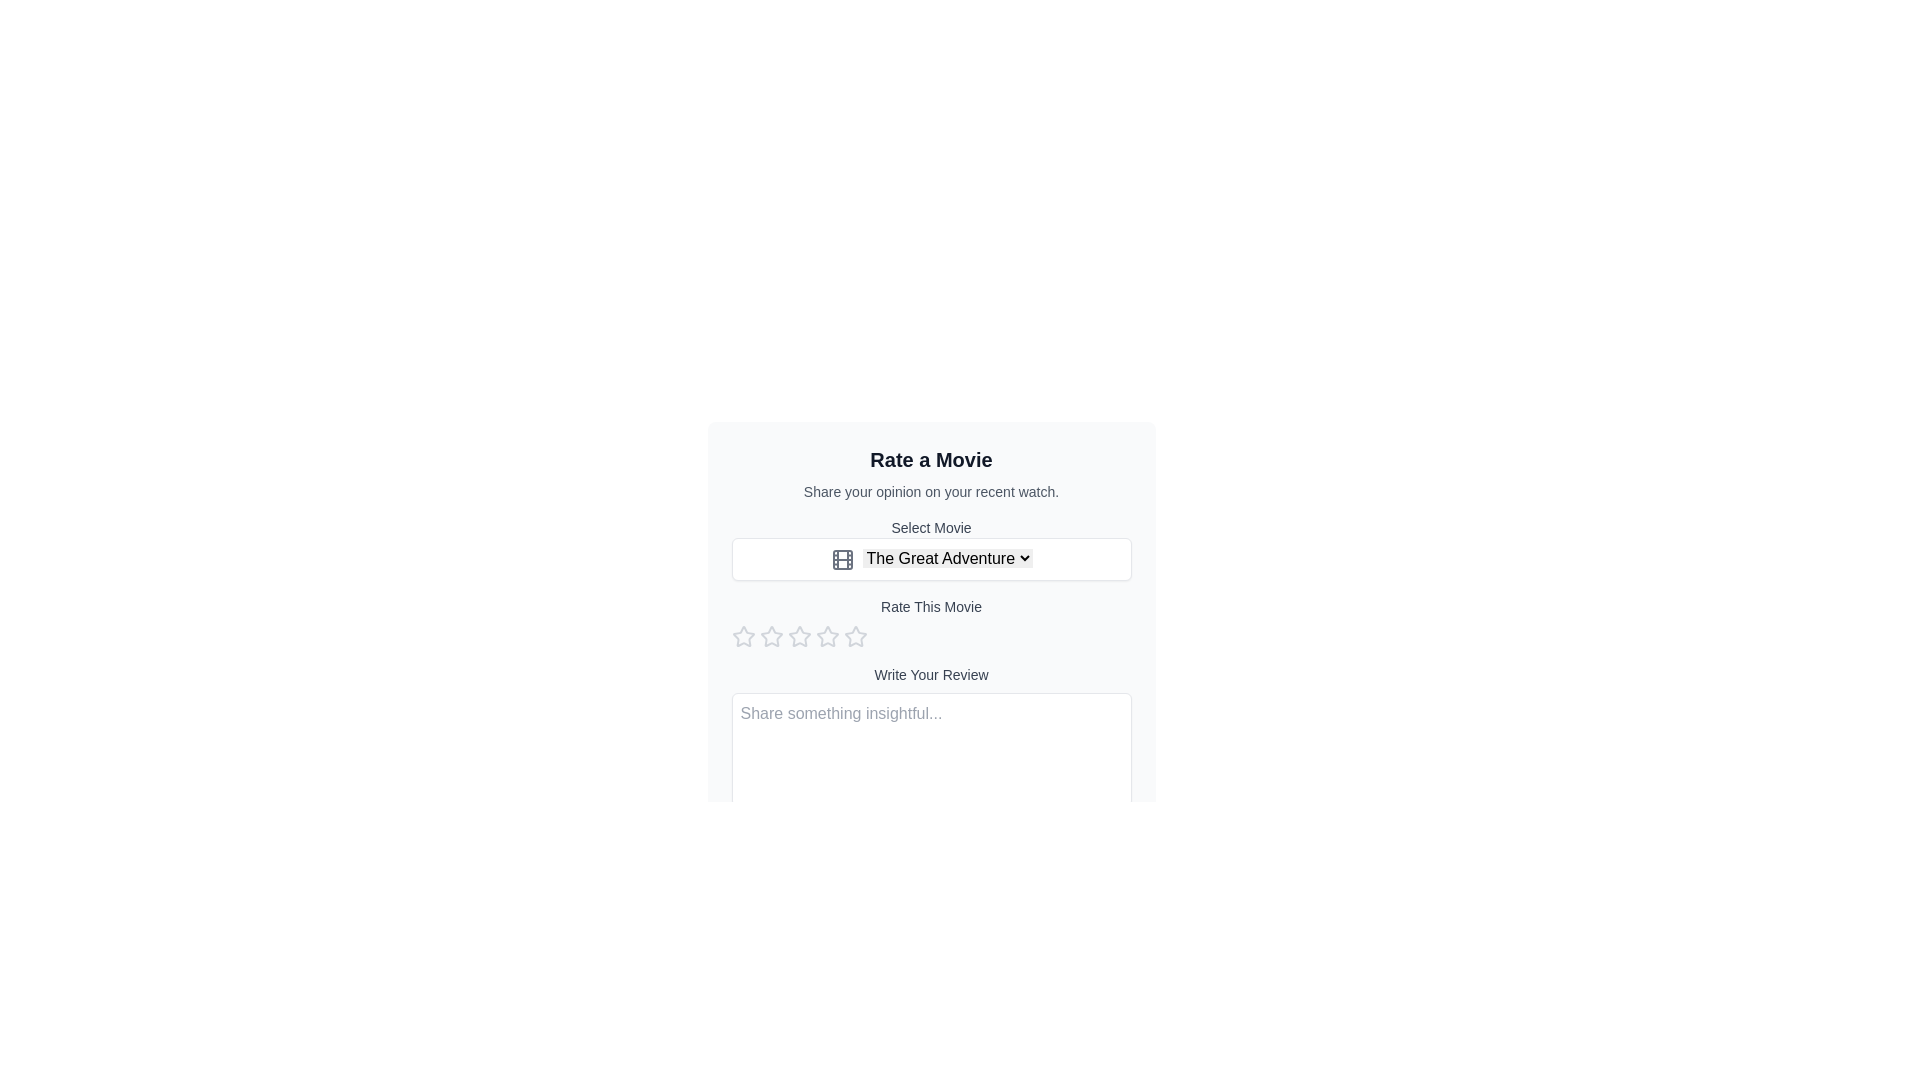 The height and width of the screenshot is (1080, 1920). I want to click on the first rating star button, so click(770, 636).